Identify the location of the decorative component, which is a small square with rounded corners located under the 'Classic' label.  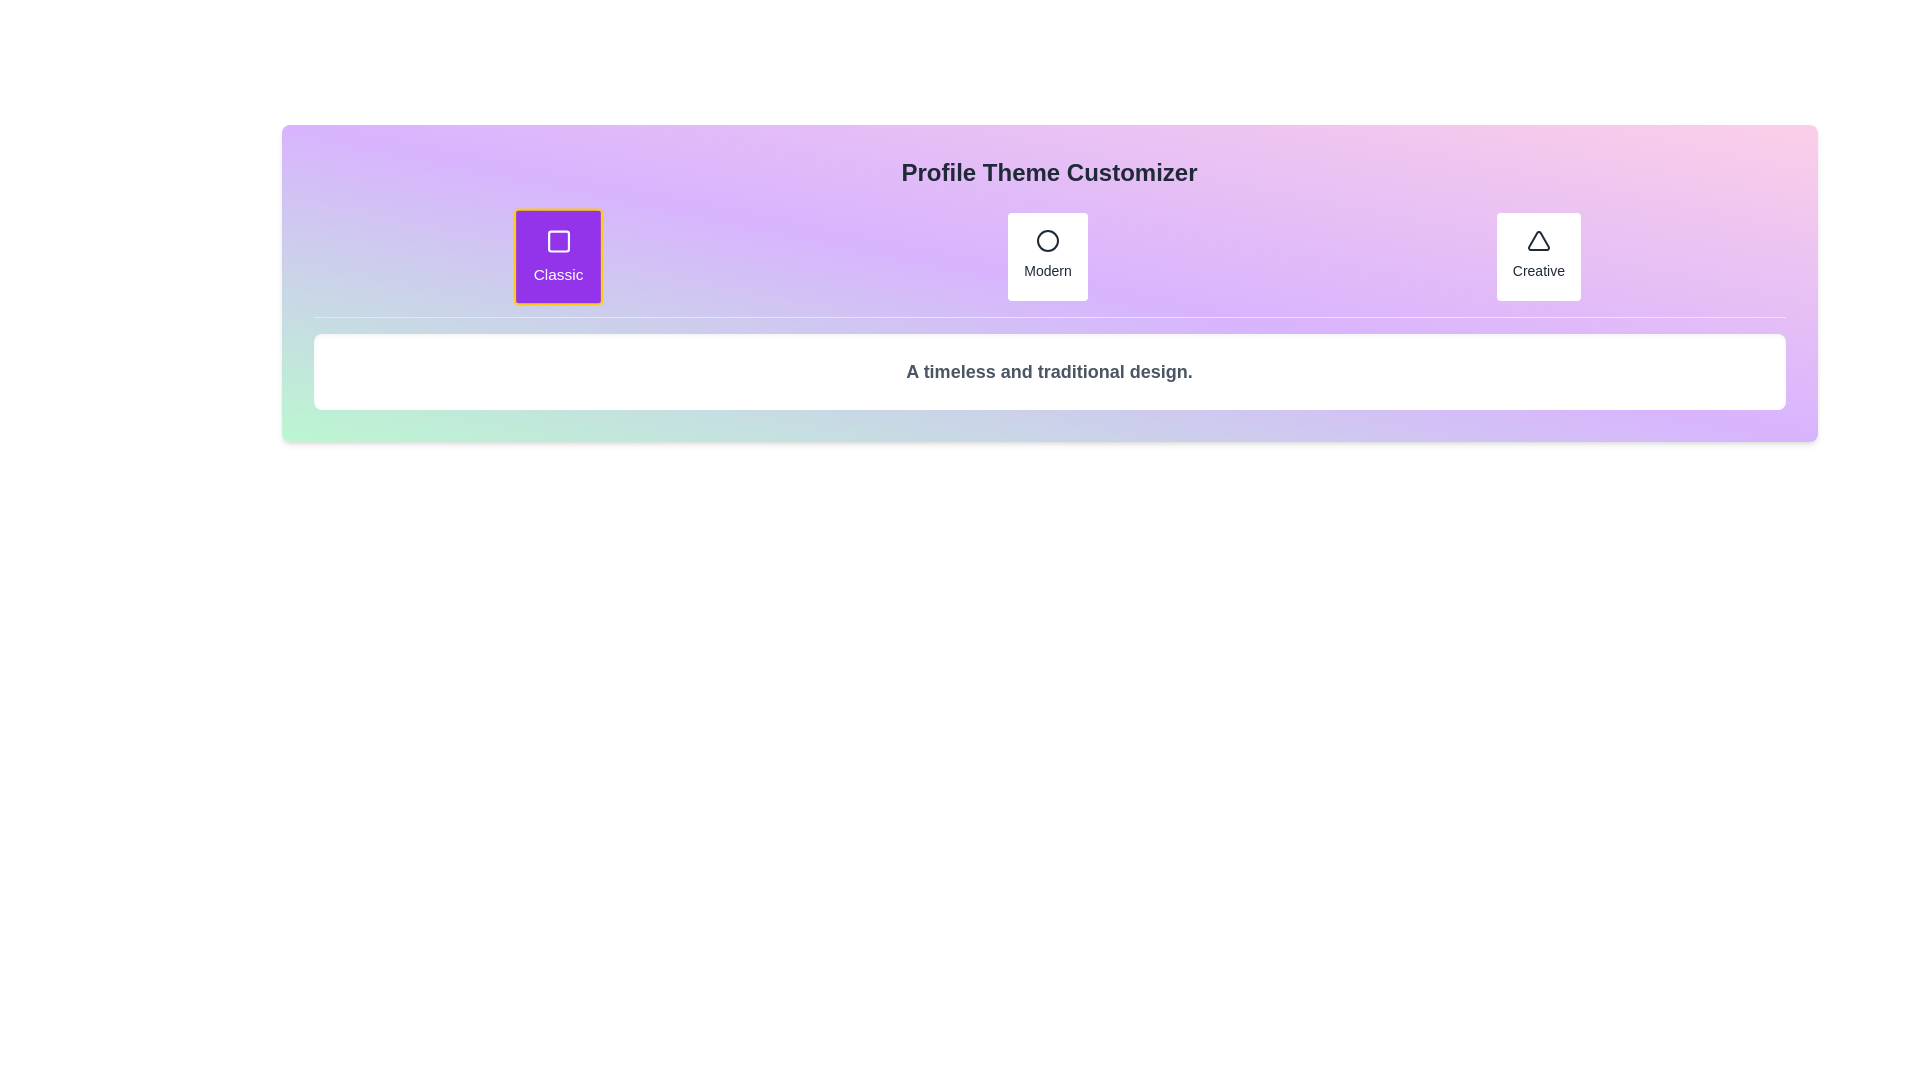
(558, 240).